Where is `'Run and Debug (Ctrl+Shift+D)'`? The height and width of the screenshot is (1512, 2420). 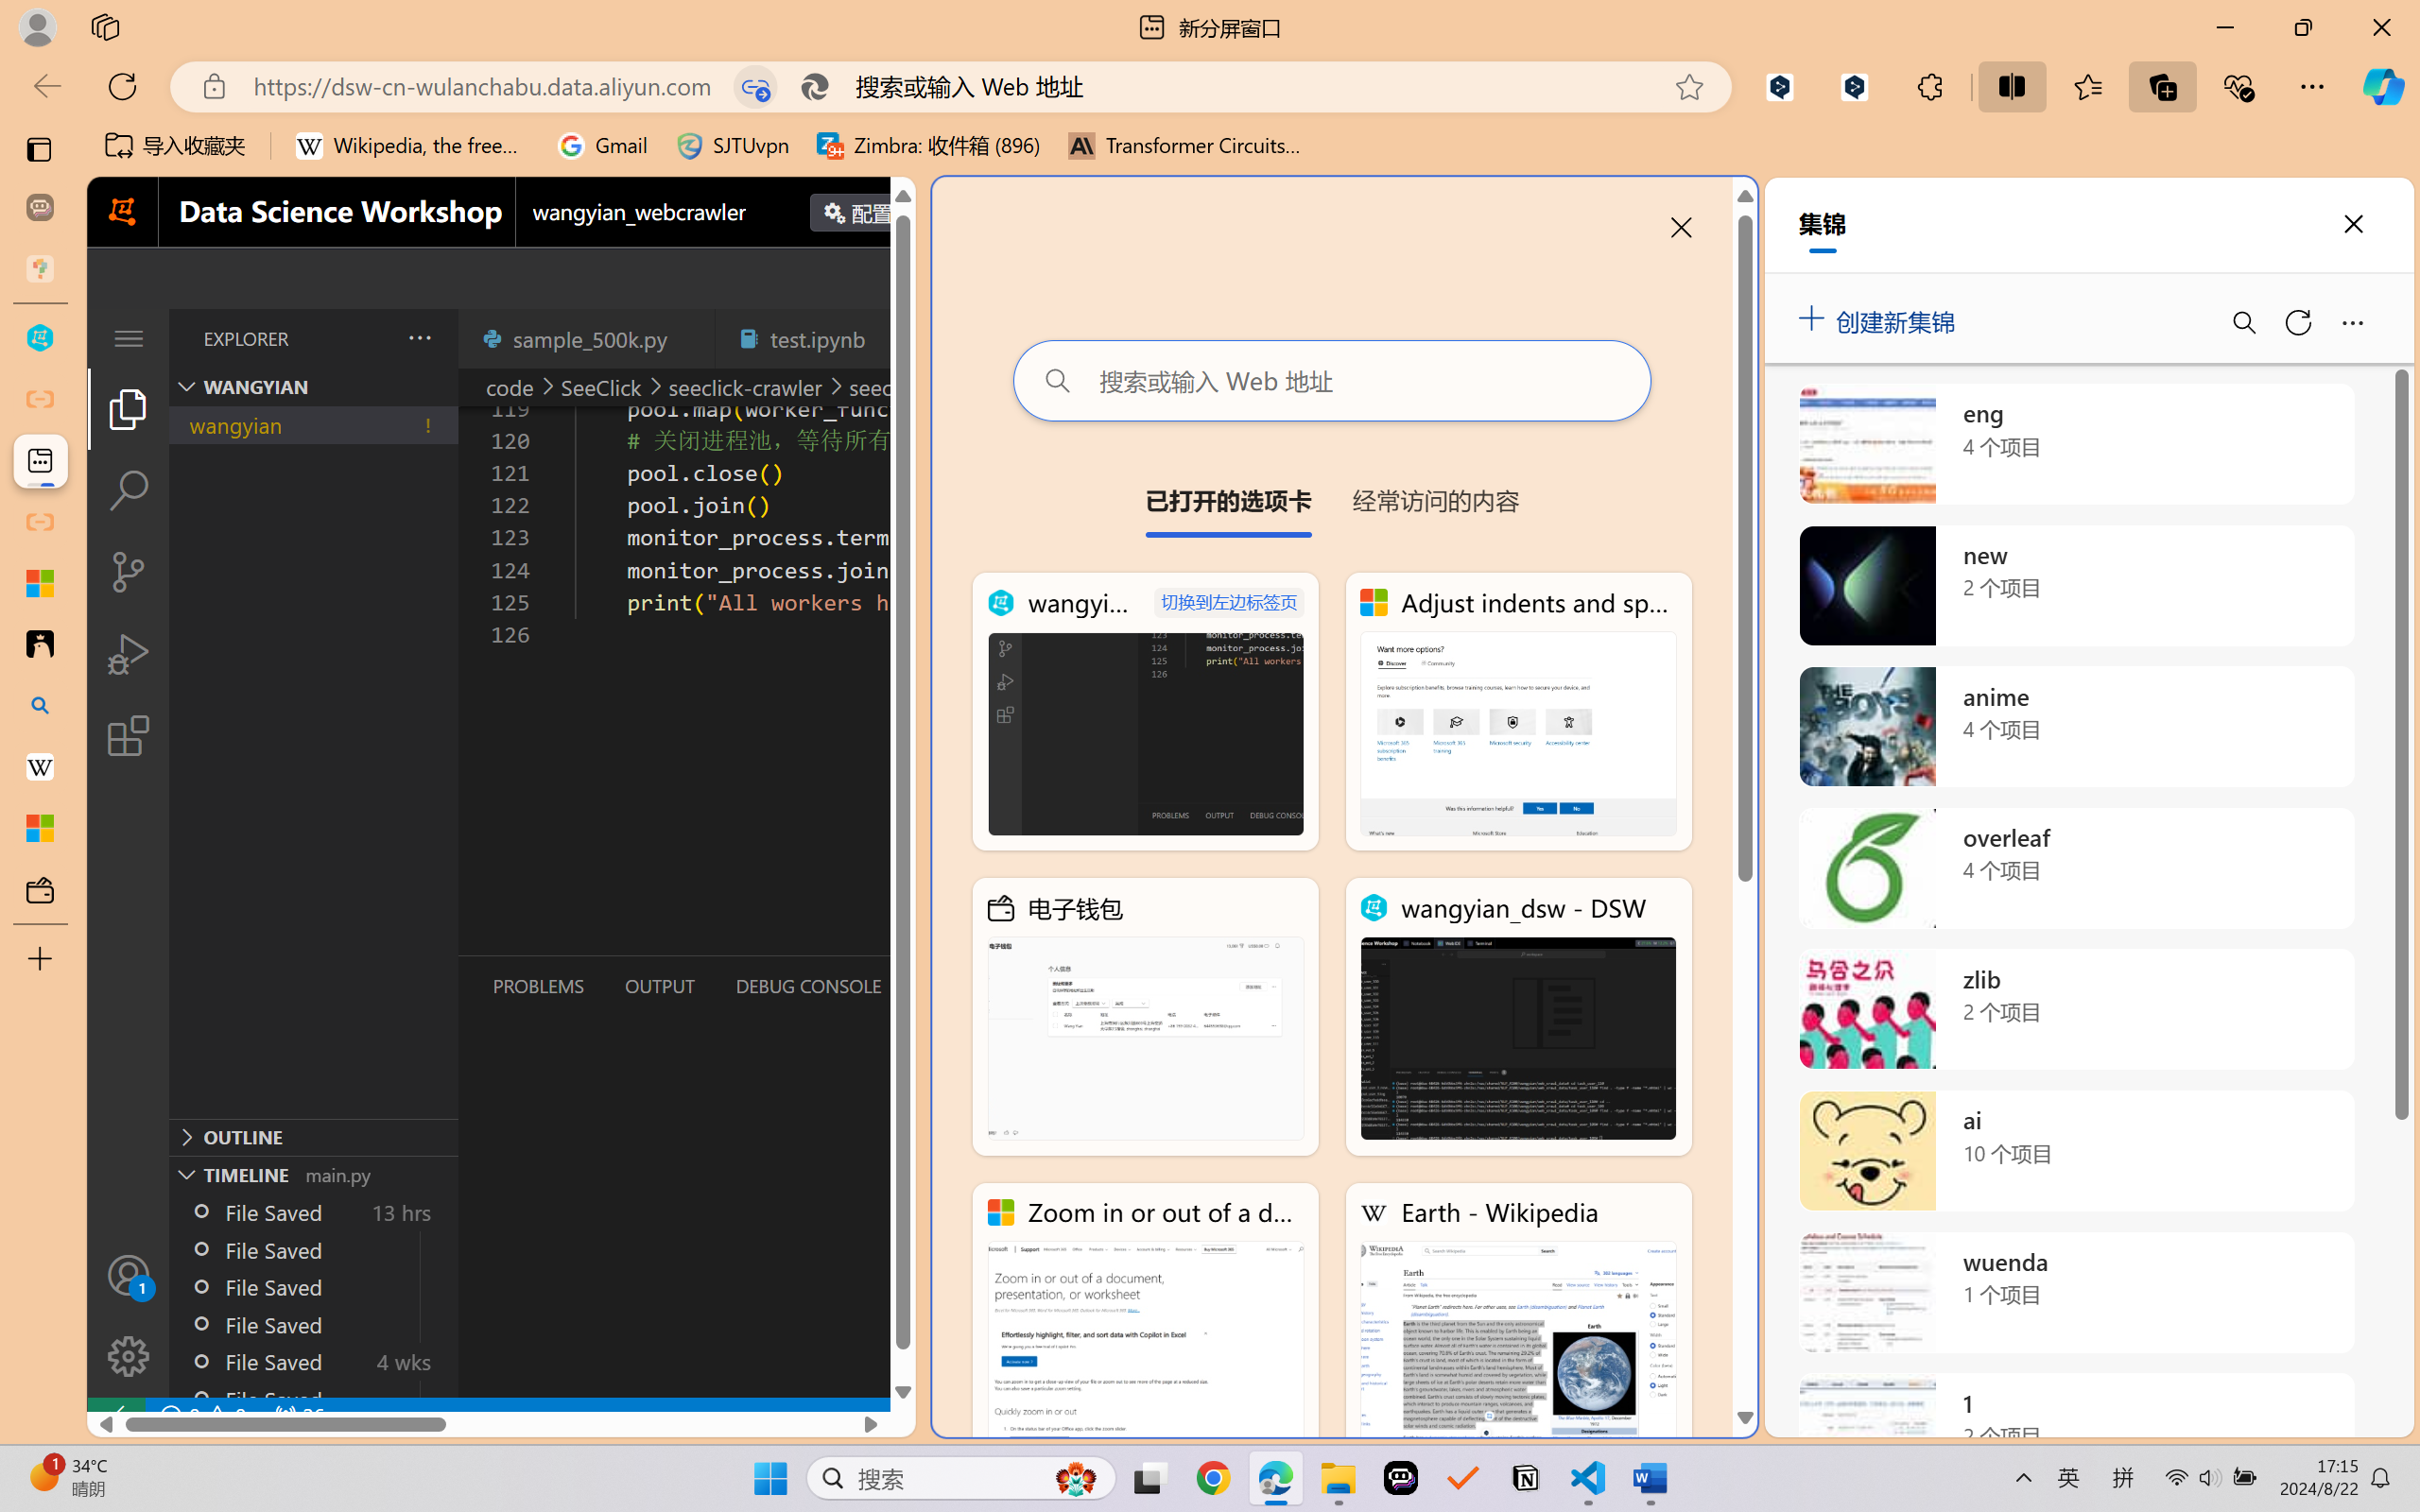
'Run and Debug (Ctrl+Shift+D)' is located at coordinates (127, 653).